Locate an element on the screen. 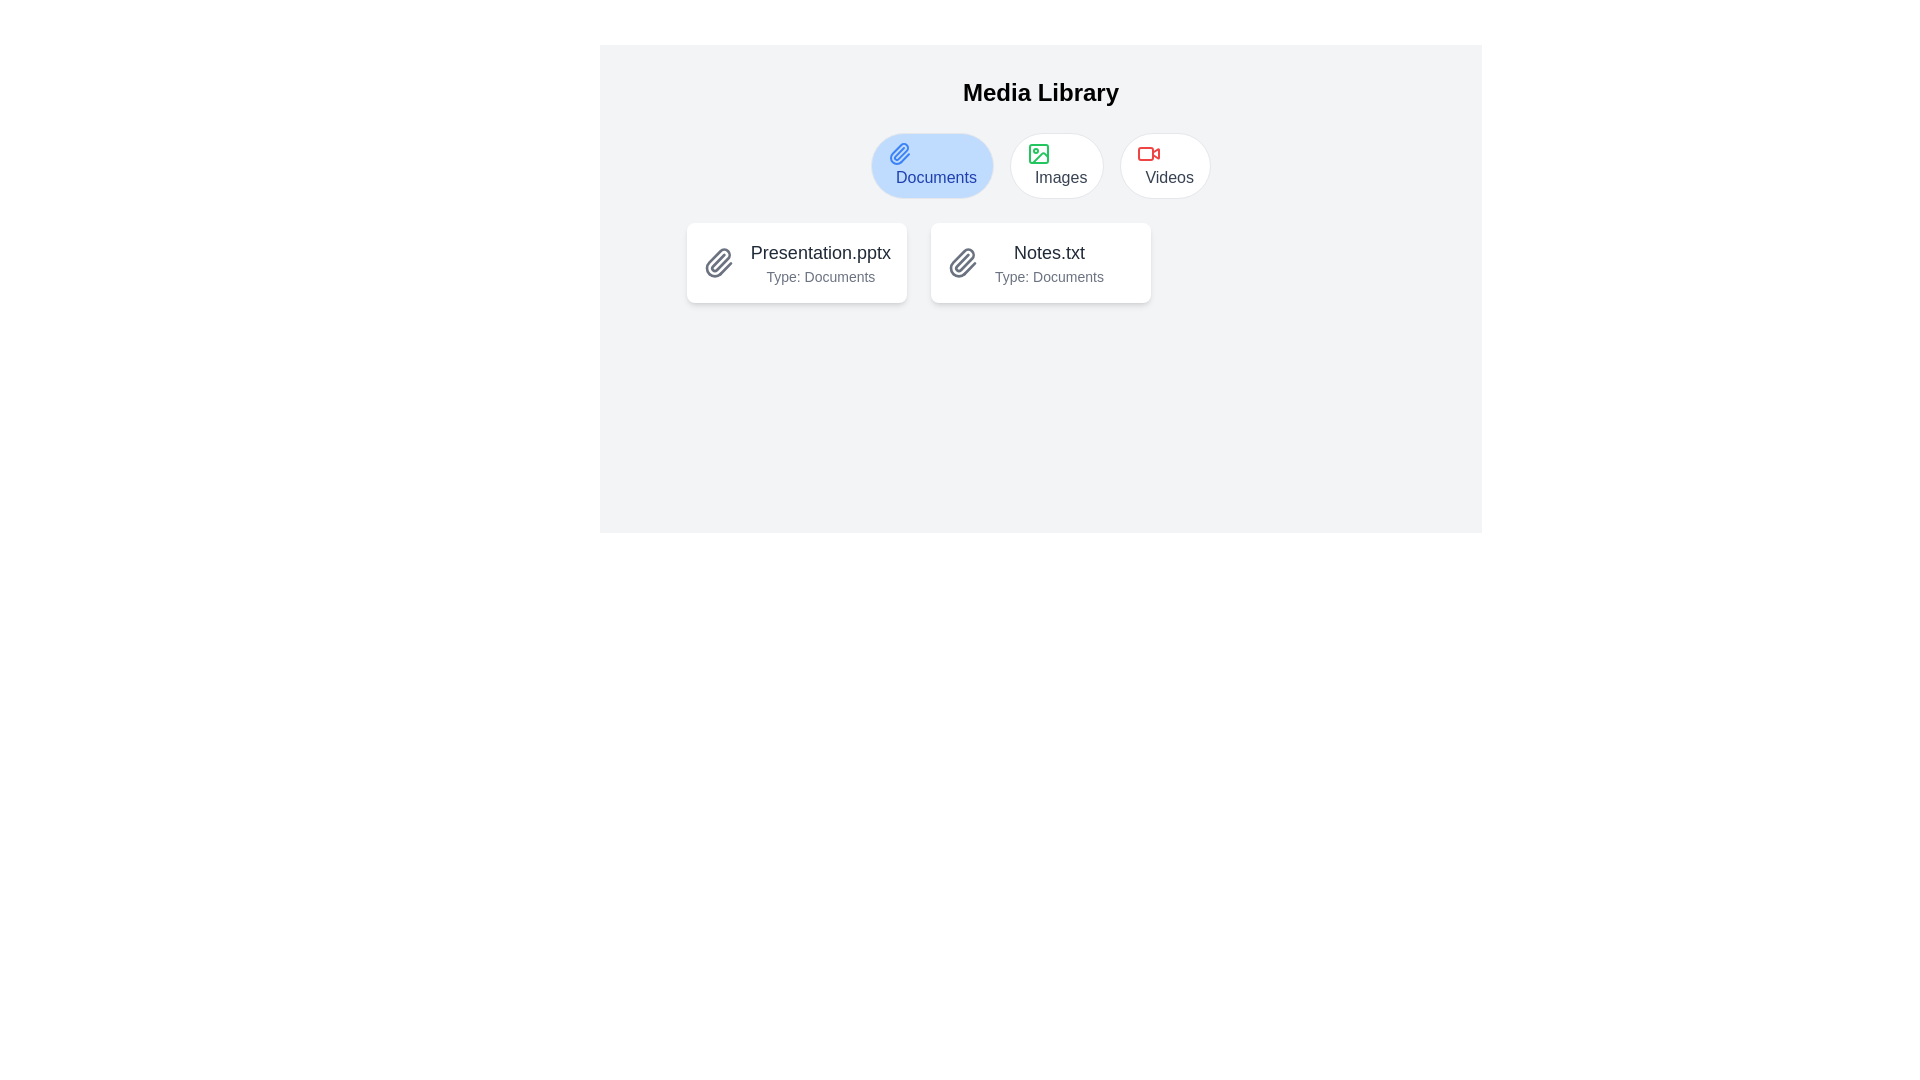 This screenshot has width=1920, height=1080. the 'Presentation.pptx' text display card within the Documents section of the Media Library is located at coordinates (820, 261).